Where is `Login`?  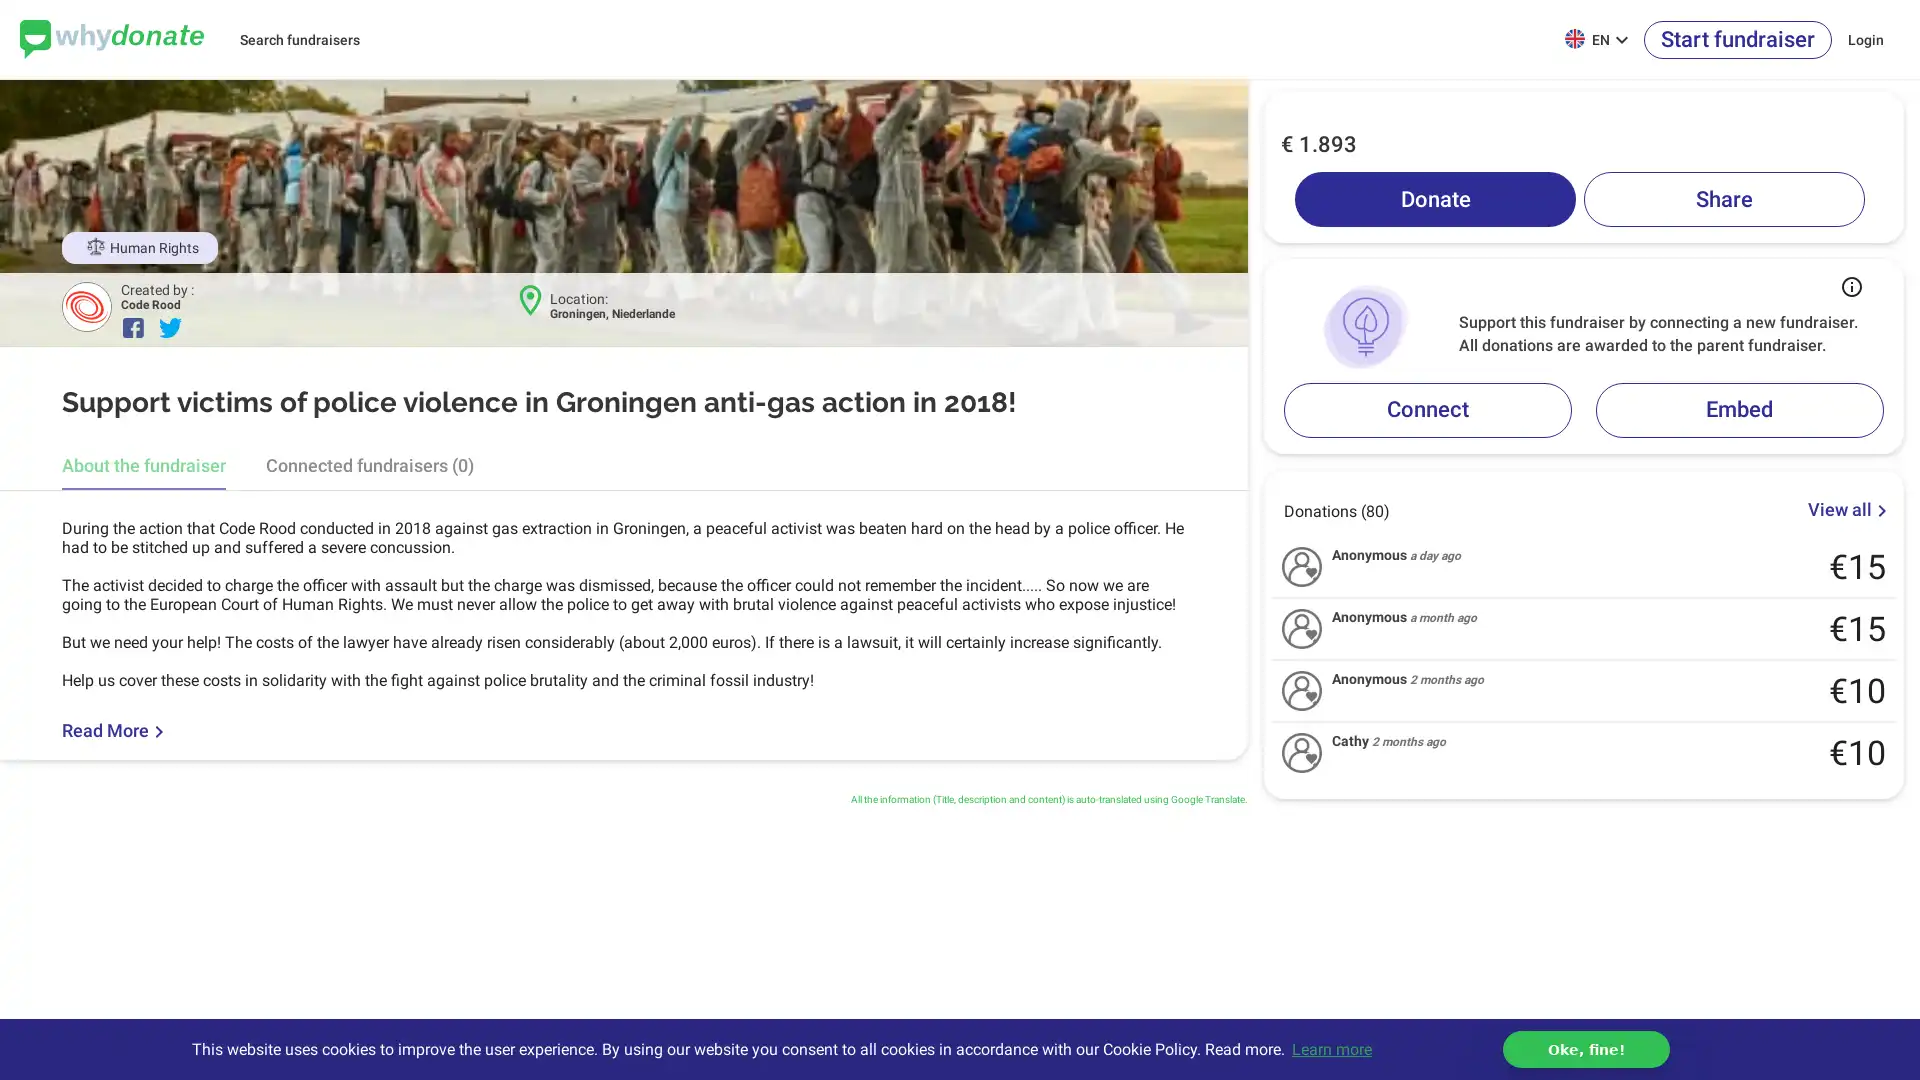 Login is located at coordinates (1865, 38).